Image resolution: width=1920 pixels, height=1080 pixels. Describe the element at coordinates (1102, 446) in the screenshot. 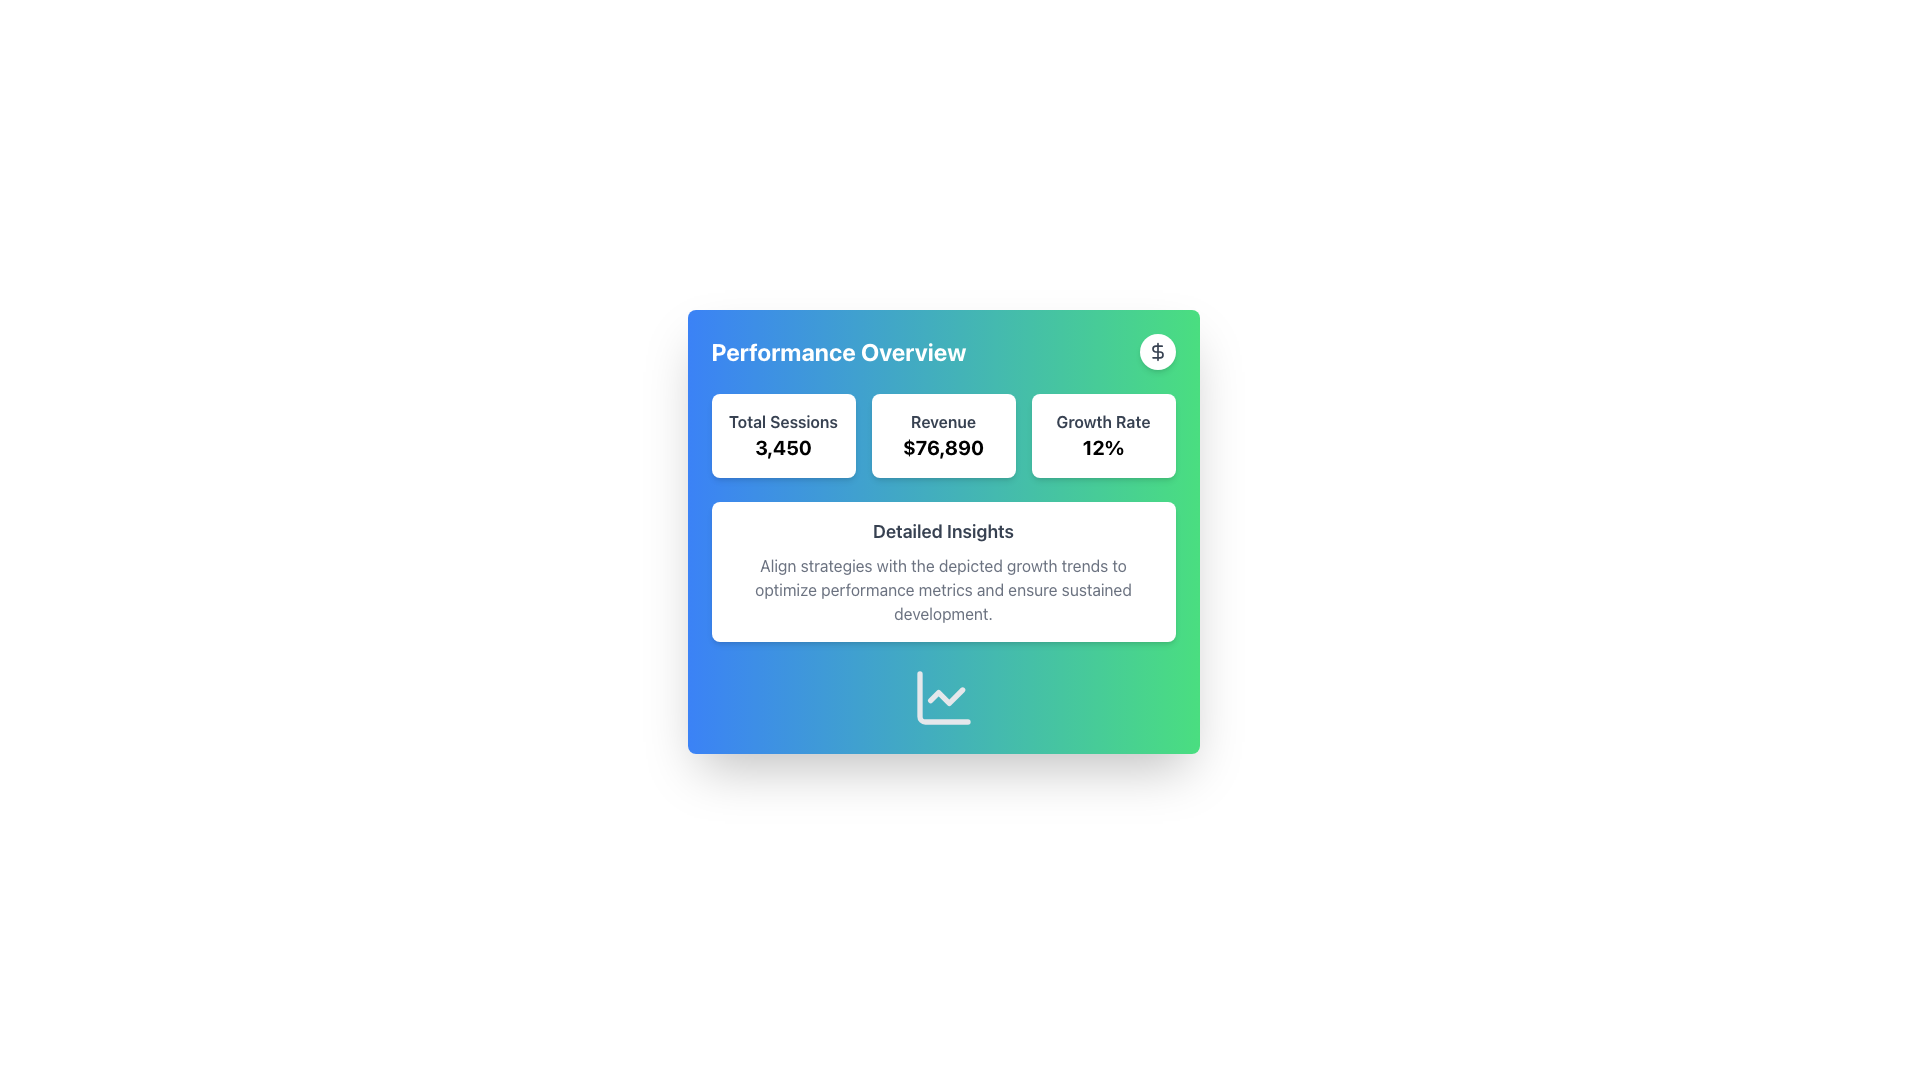

I see `the static Text Display element that shows the growth rate metric, positioned below the 'Growth Rate' label within the third card of the 'Performance Overview'` at that location.